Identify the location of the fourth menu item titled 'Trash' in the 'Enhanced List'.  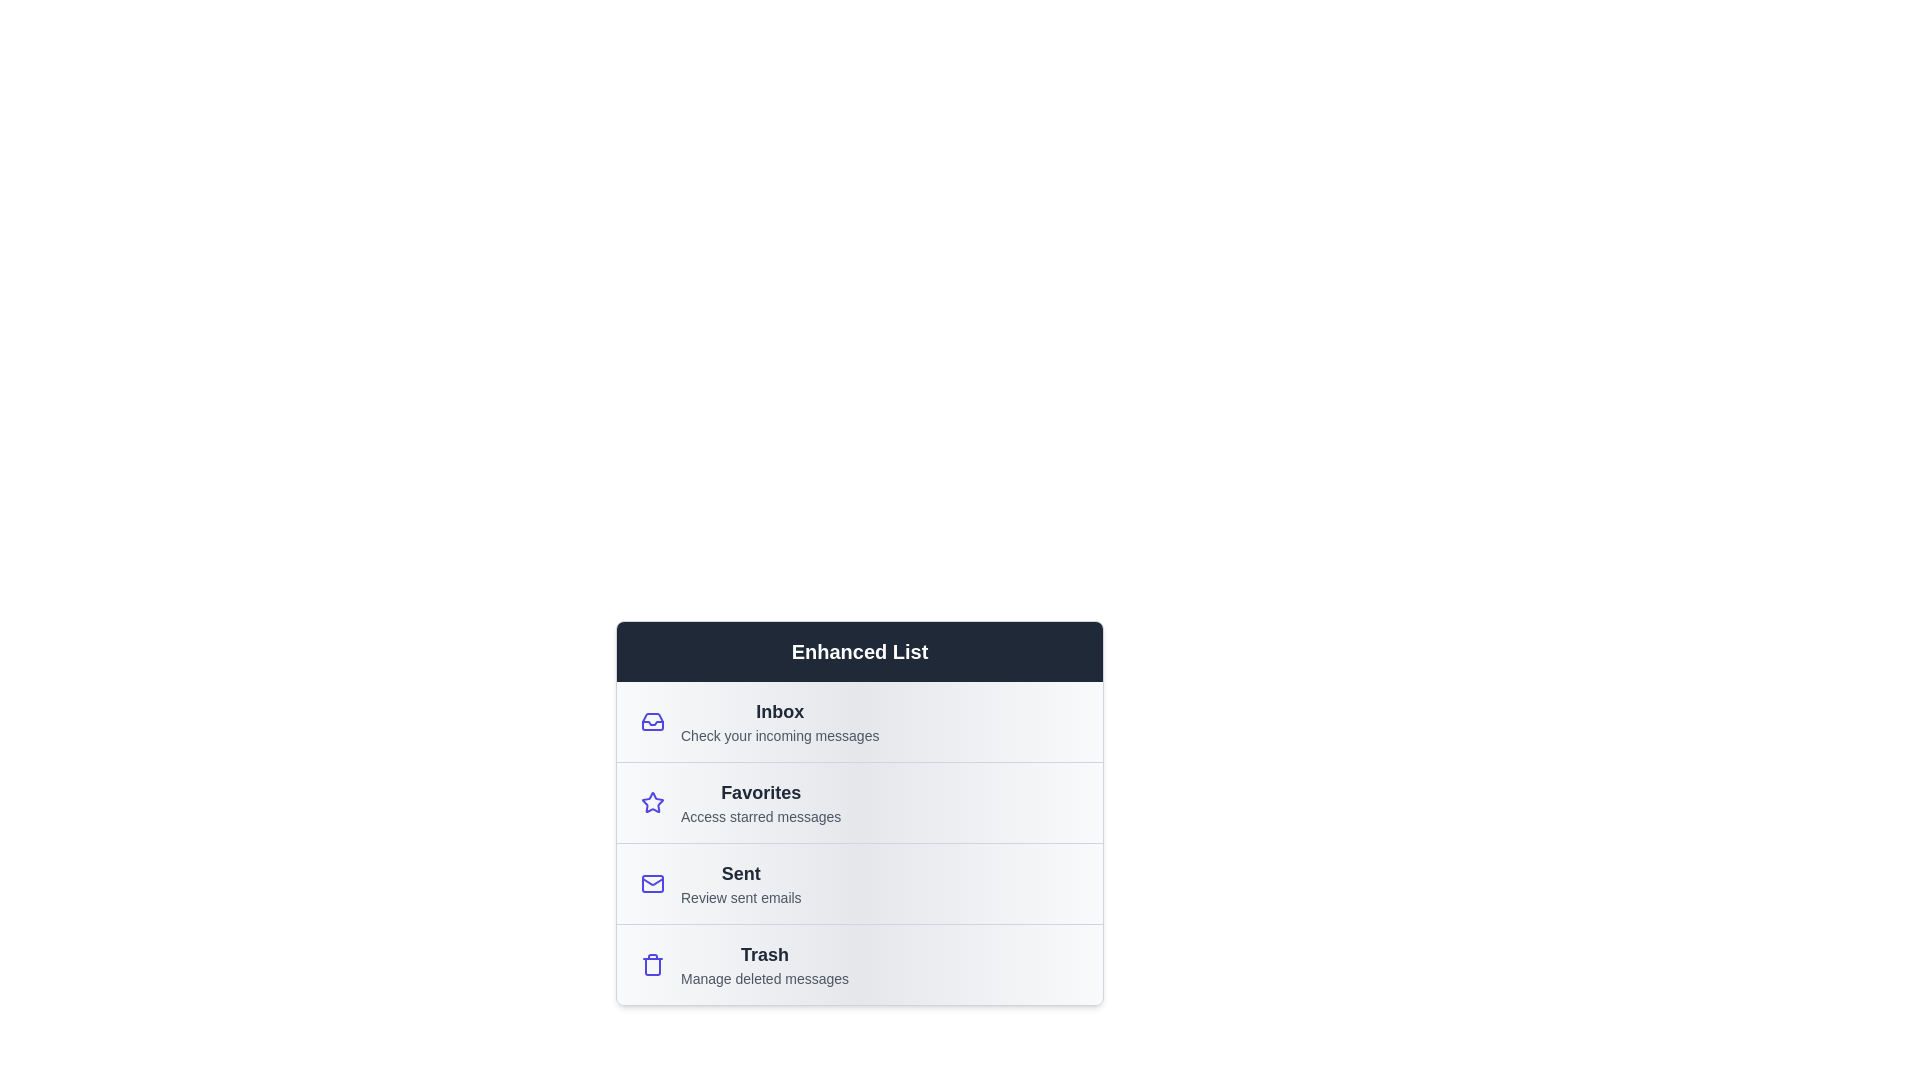
(859, 963).